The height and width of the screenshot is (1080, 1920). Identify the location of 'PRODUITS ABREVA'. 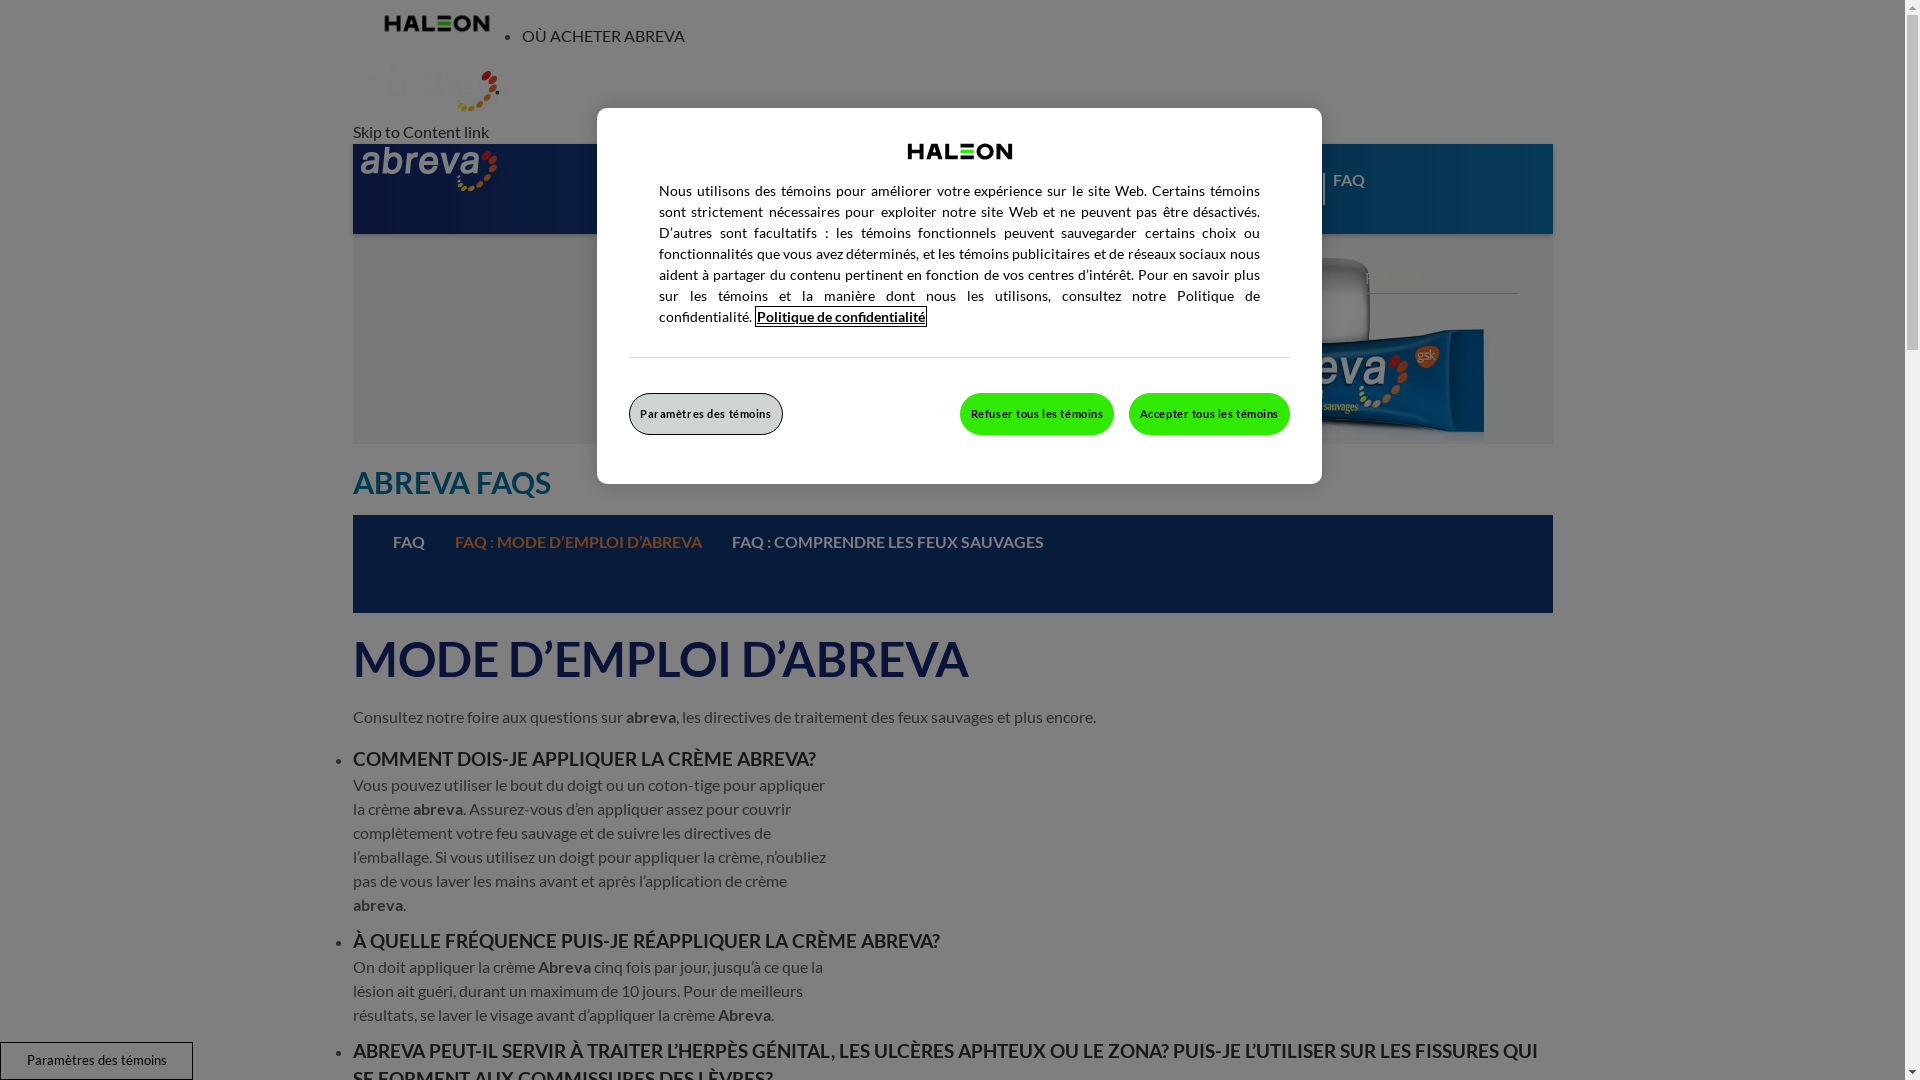
(695, 203).